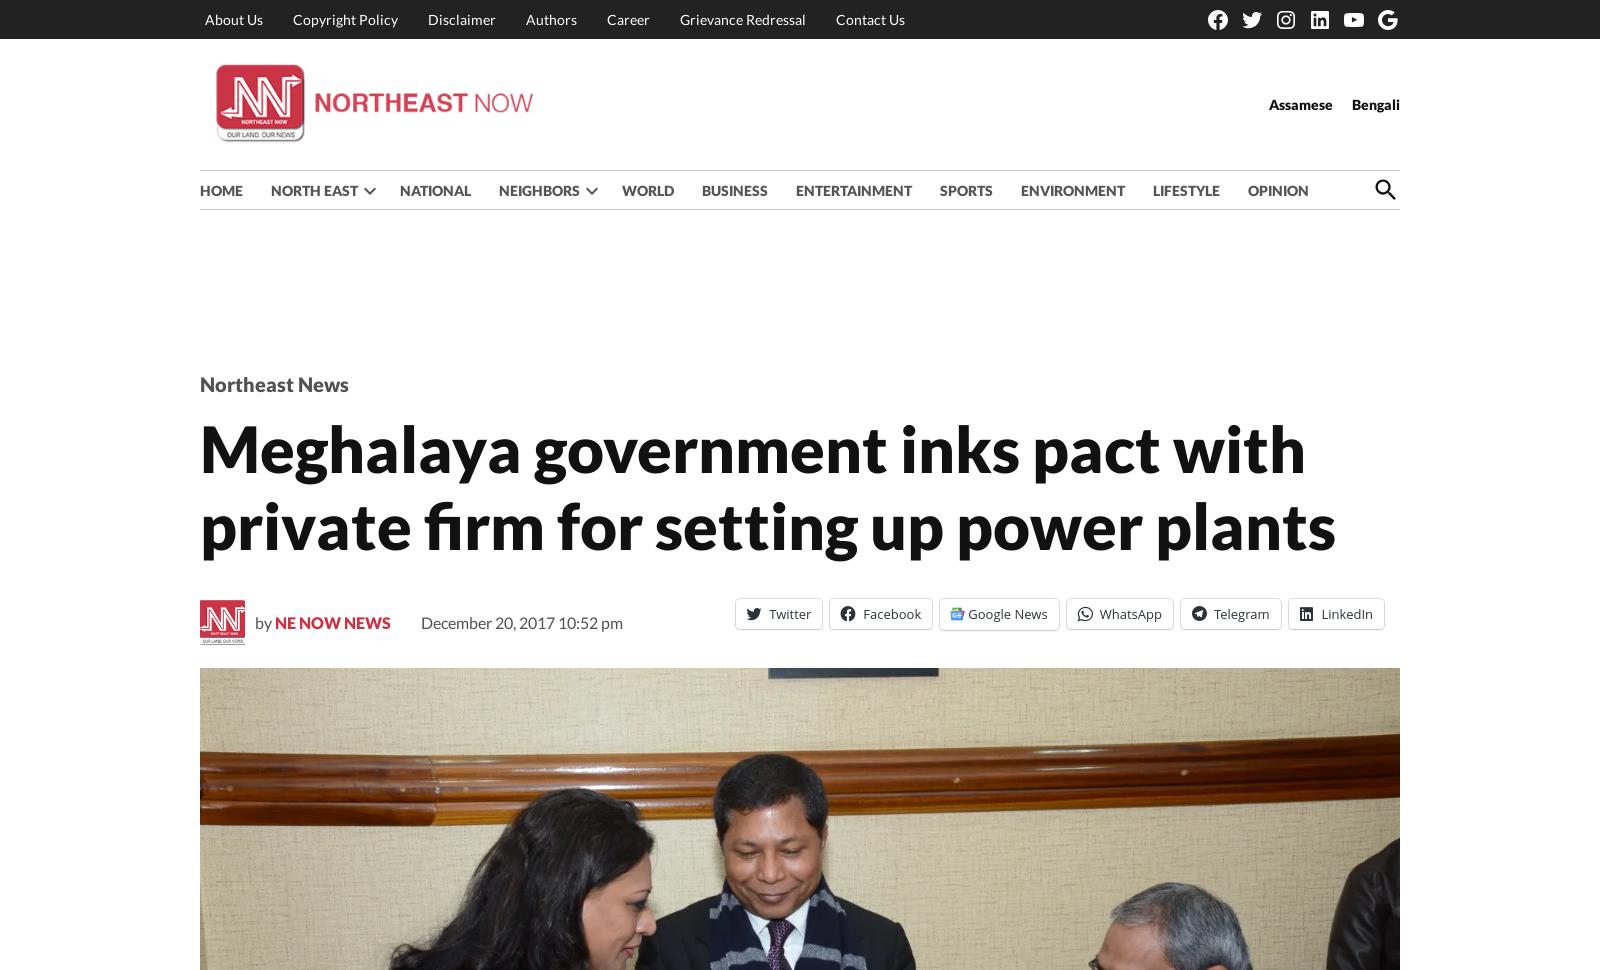 Image resolution: width=1600 pixels, height=970 pixels. What do you see at coordinates (314, 188) in the screenshot?
I see `'NORTH EAST'` at bounding box center [314, 188].